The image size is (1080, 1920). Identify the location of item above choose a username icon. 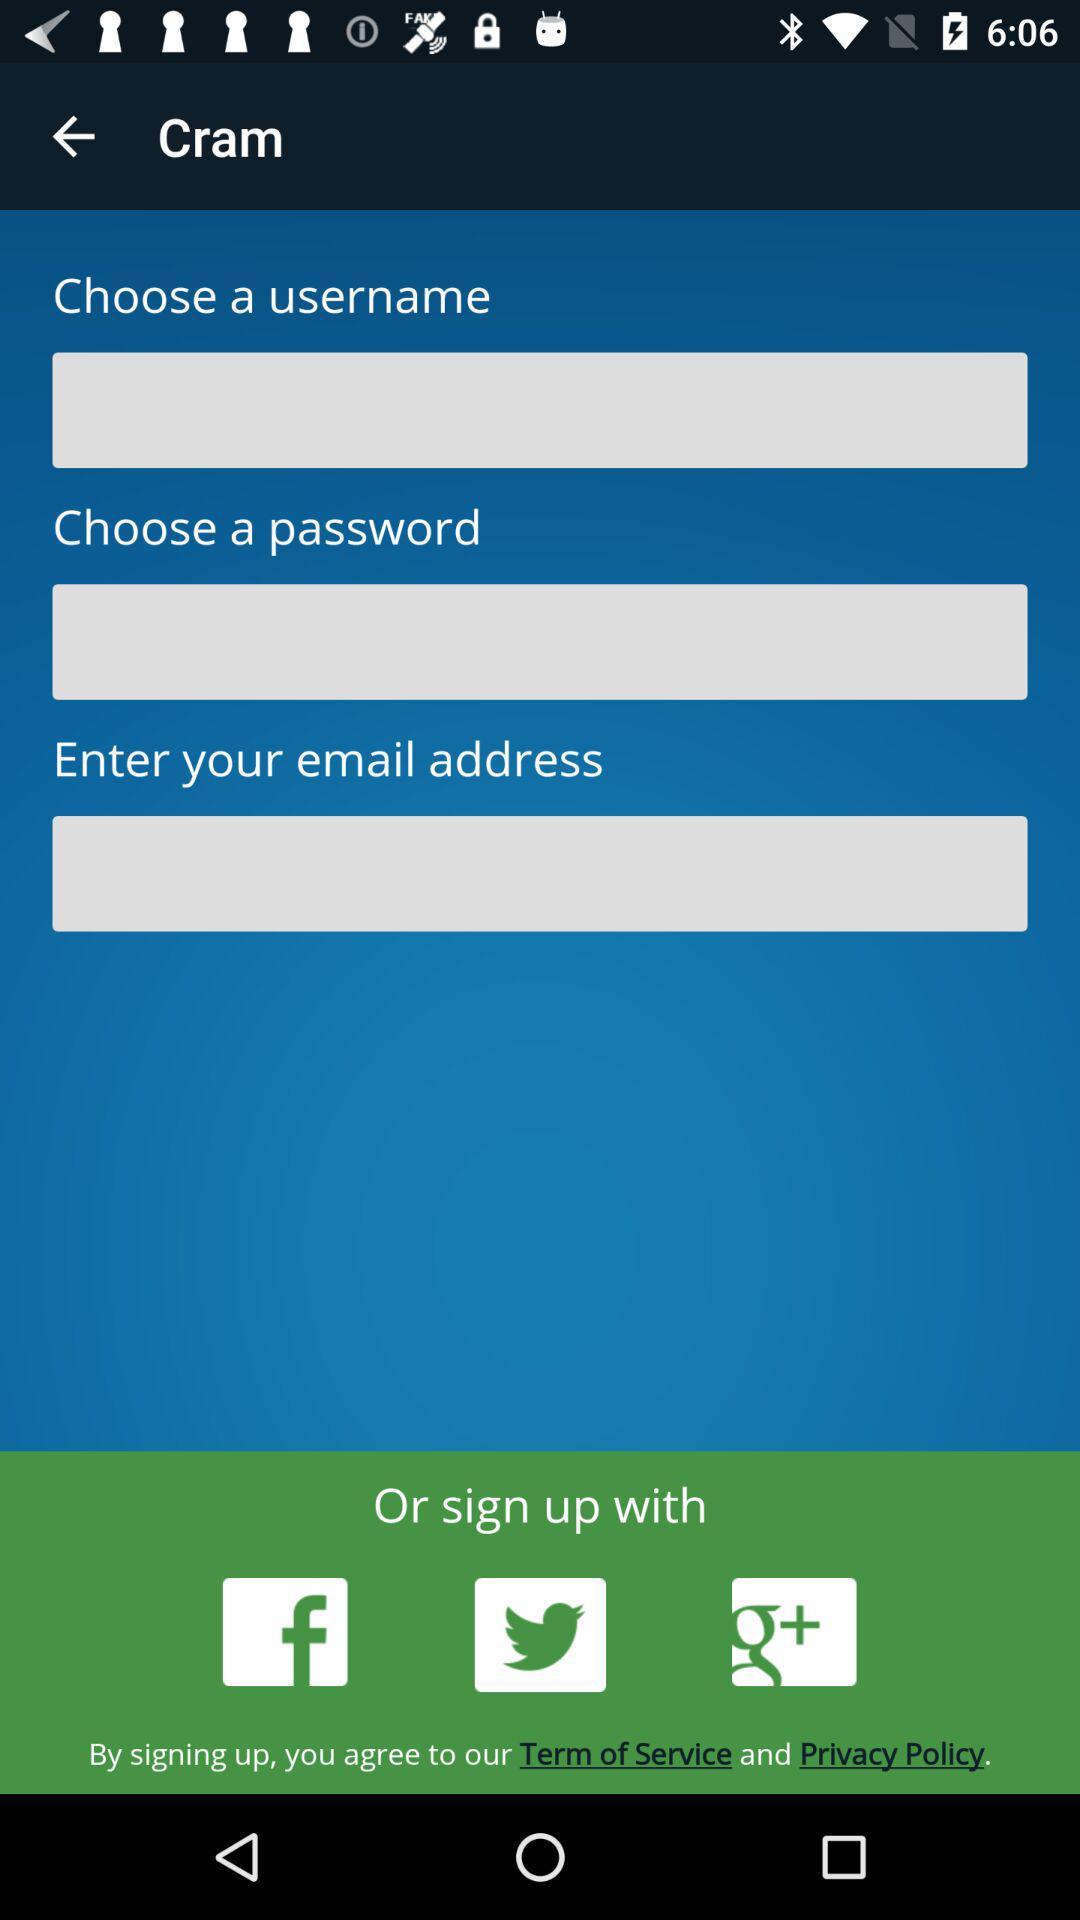
(72, 135).